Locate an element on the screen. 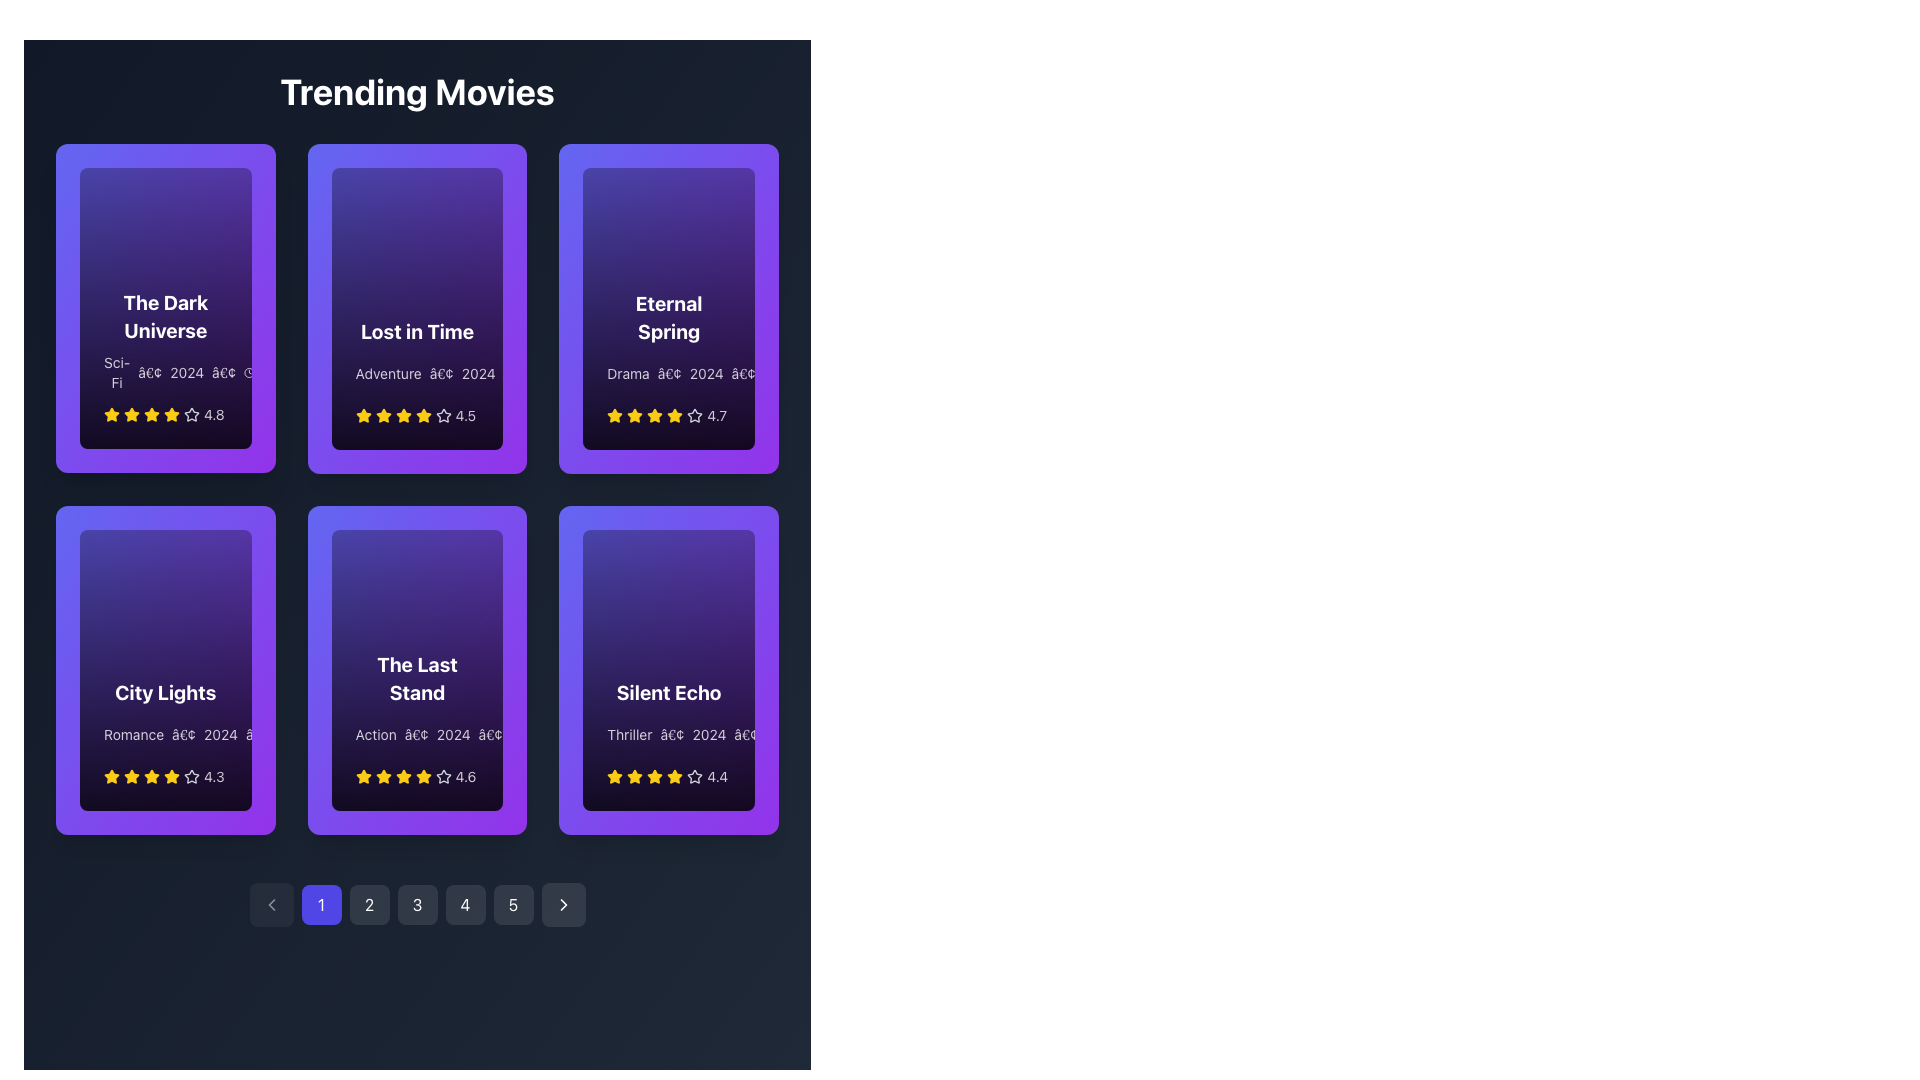 The height and width of the screenshot is (1080, 1920). the movie card located in the top row, third column of the grid layout, which provides details about a selectable movie item is located at coordinates (669, 308).